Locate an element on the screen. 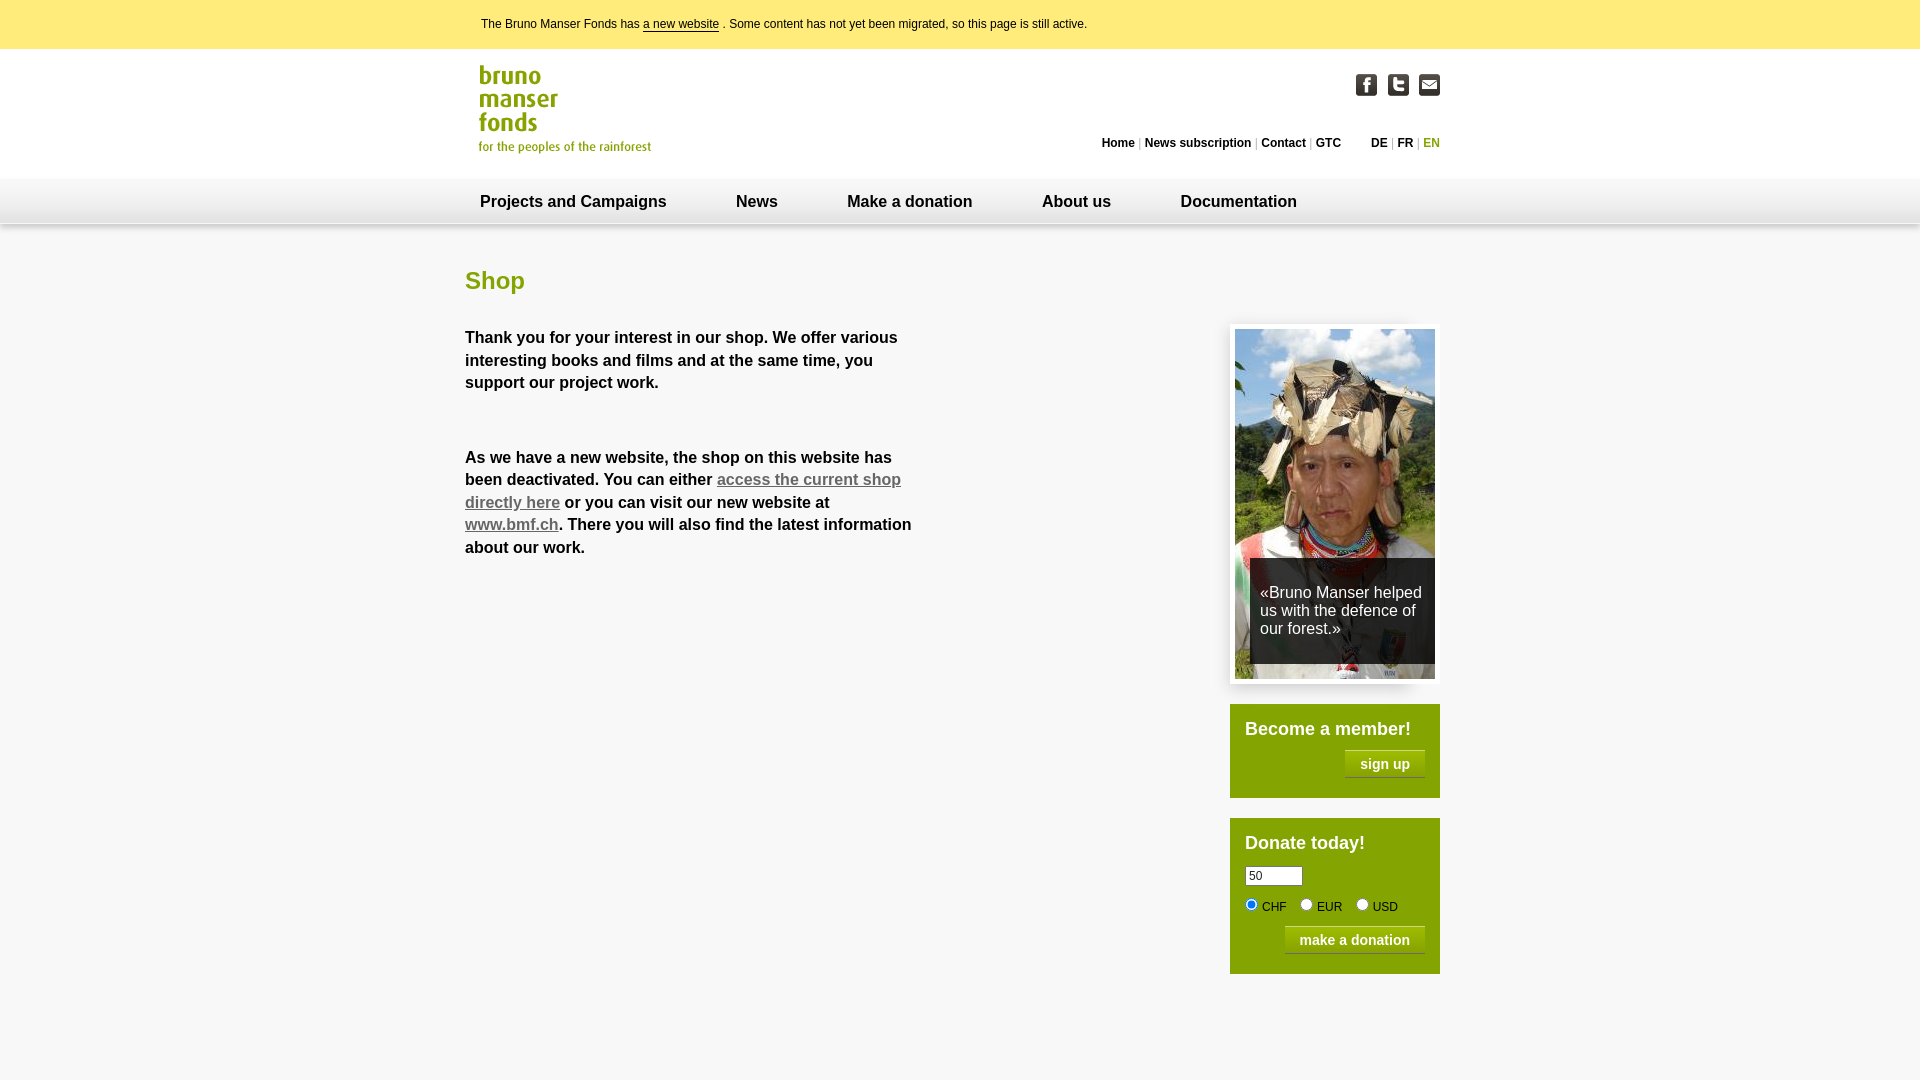 This screenshot has width=1920, height=1080. 'make a donation' is located at coordinates (1354, 940).